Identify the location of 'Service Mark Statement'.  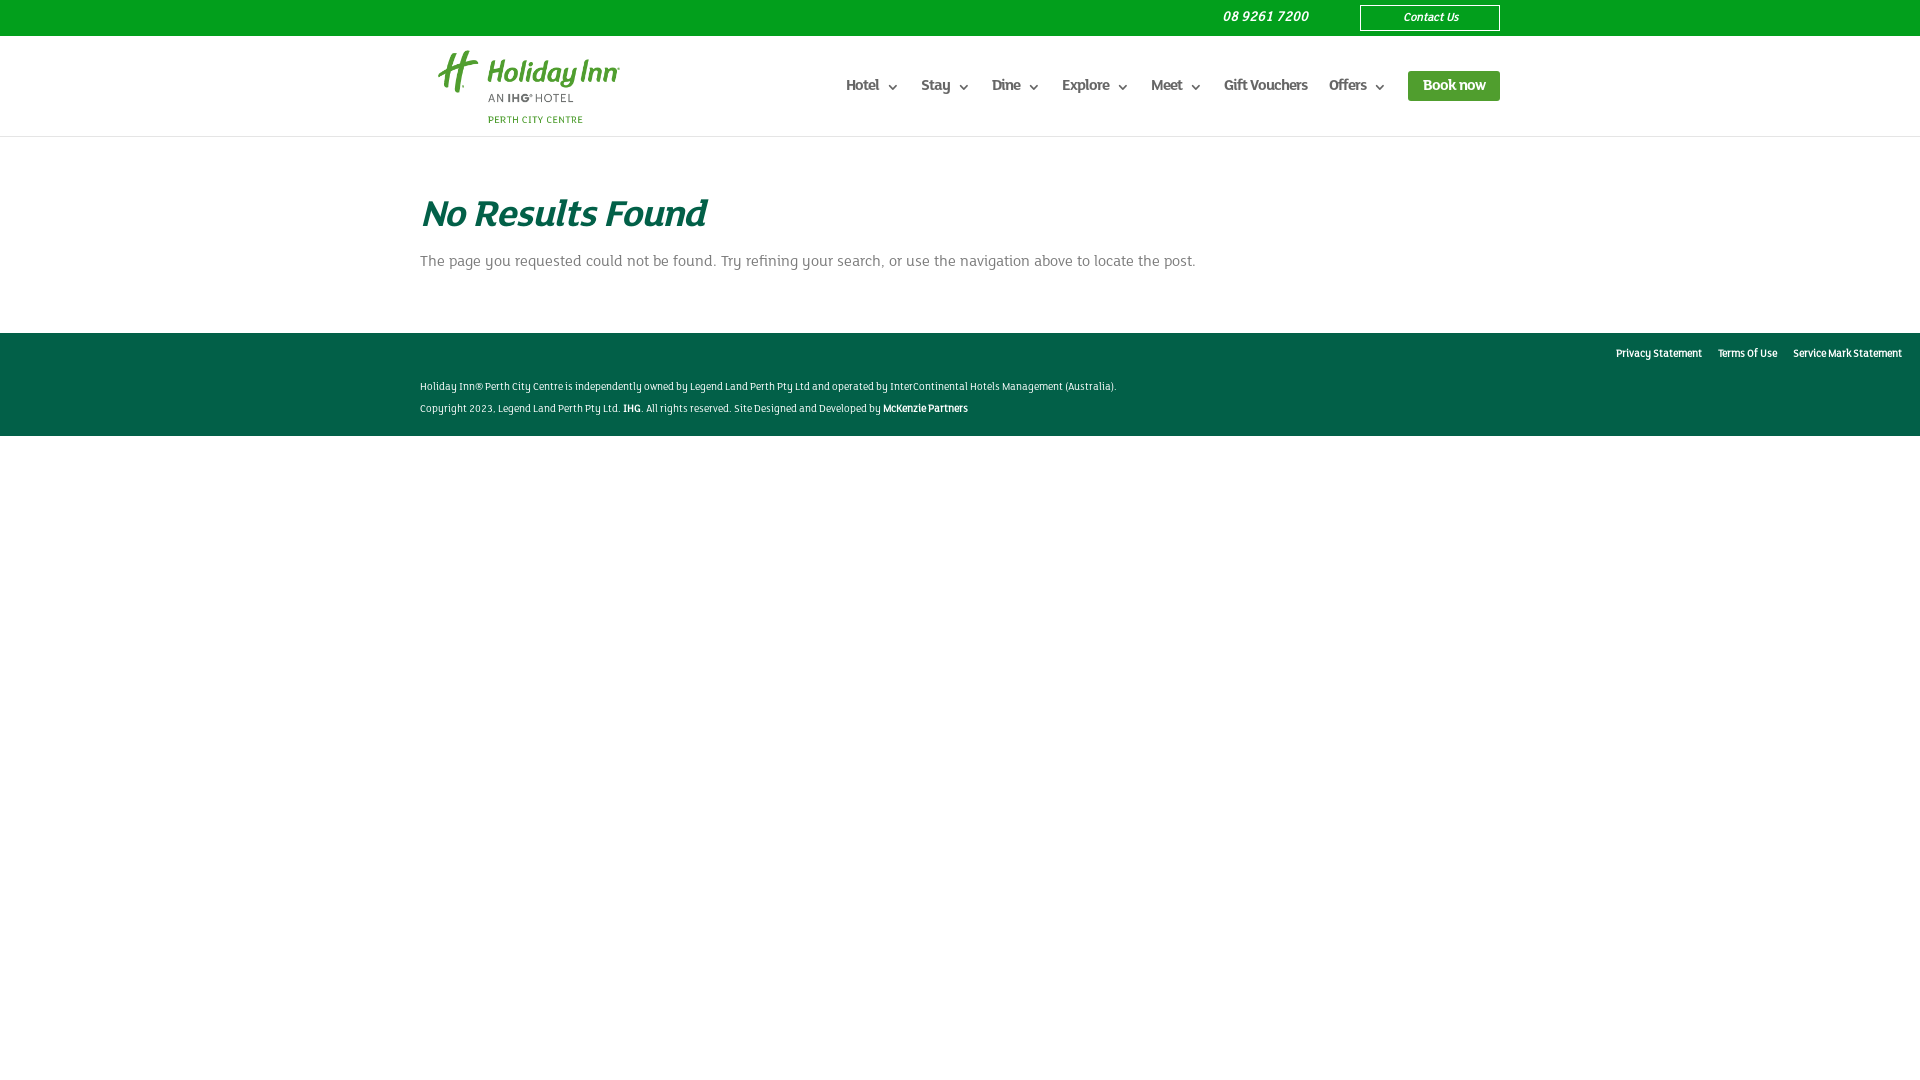
(1846, 353).